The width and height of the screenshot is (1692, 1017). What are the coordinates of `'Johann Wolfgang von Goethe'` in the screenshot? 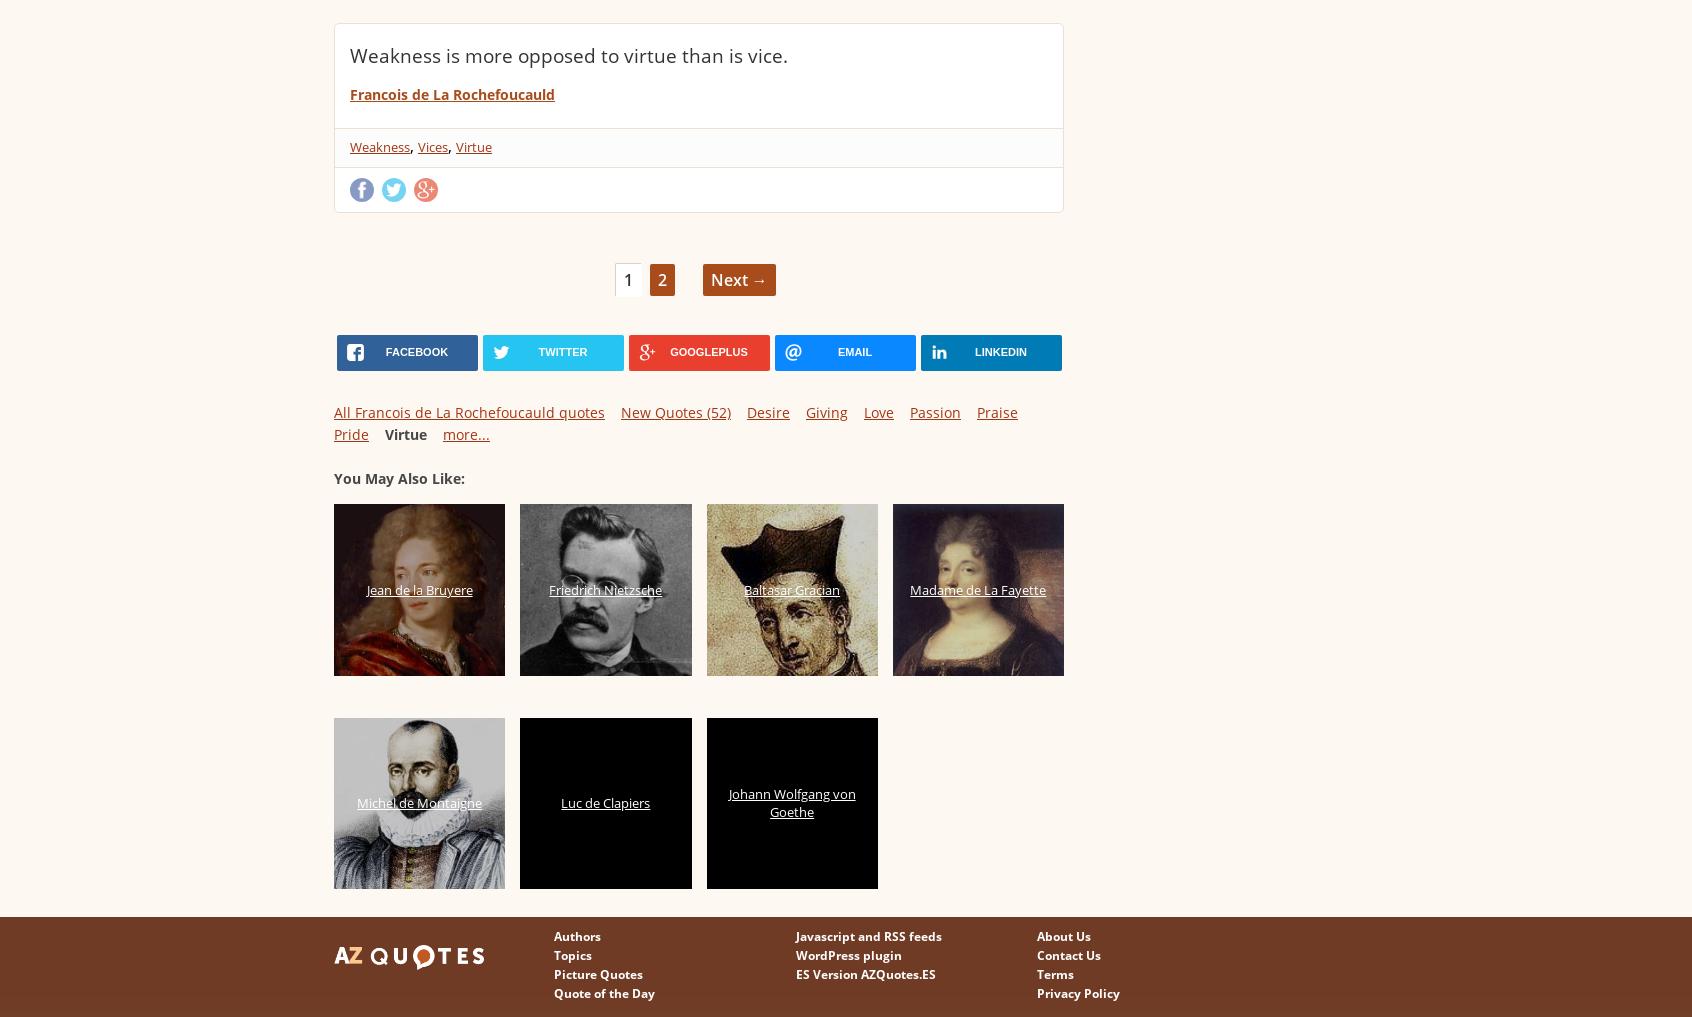 It's located at (791, 802).